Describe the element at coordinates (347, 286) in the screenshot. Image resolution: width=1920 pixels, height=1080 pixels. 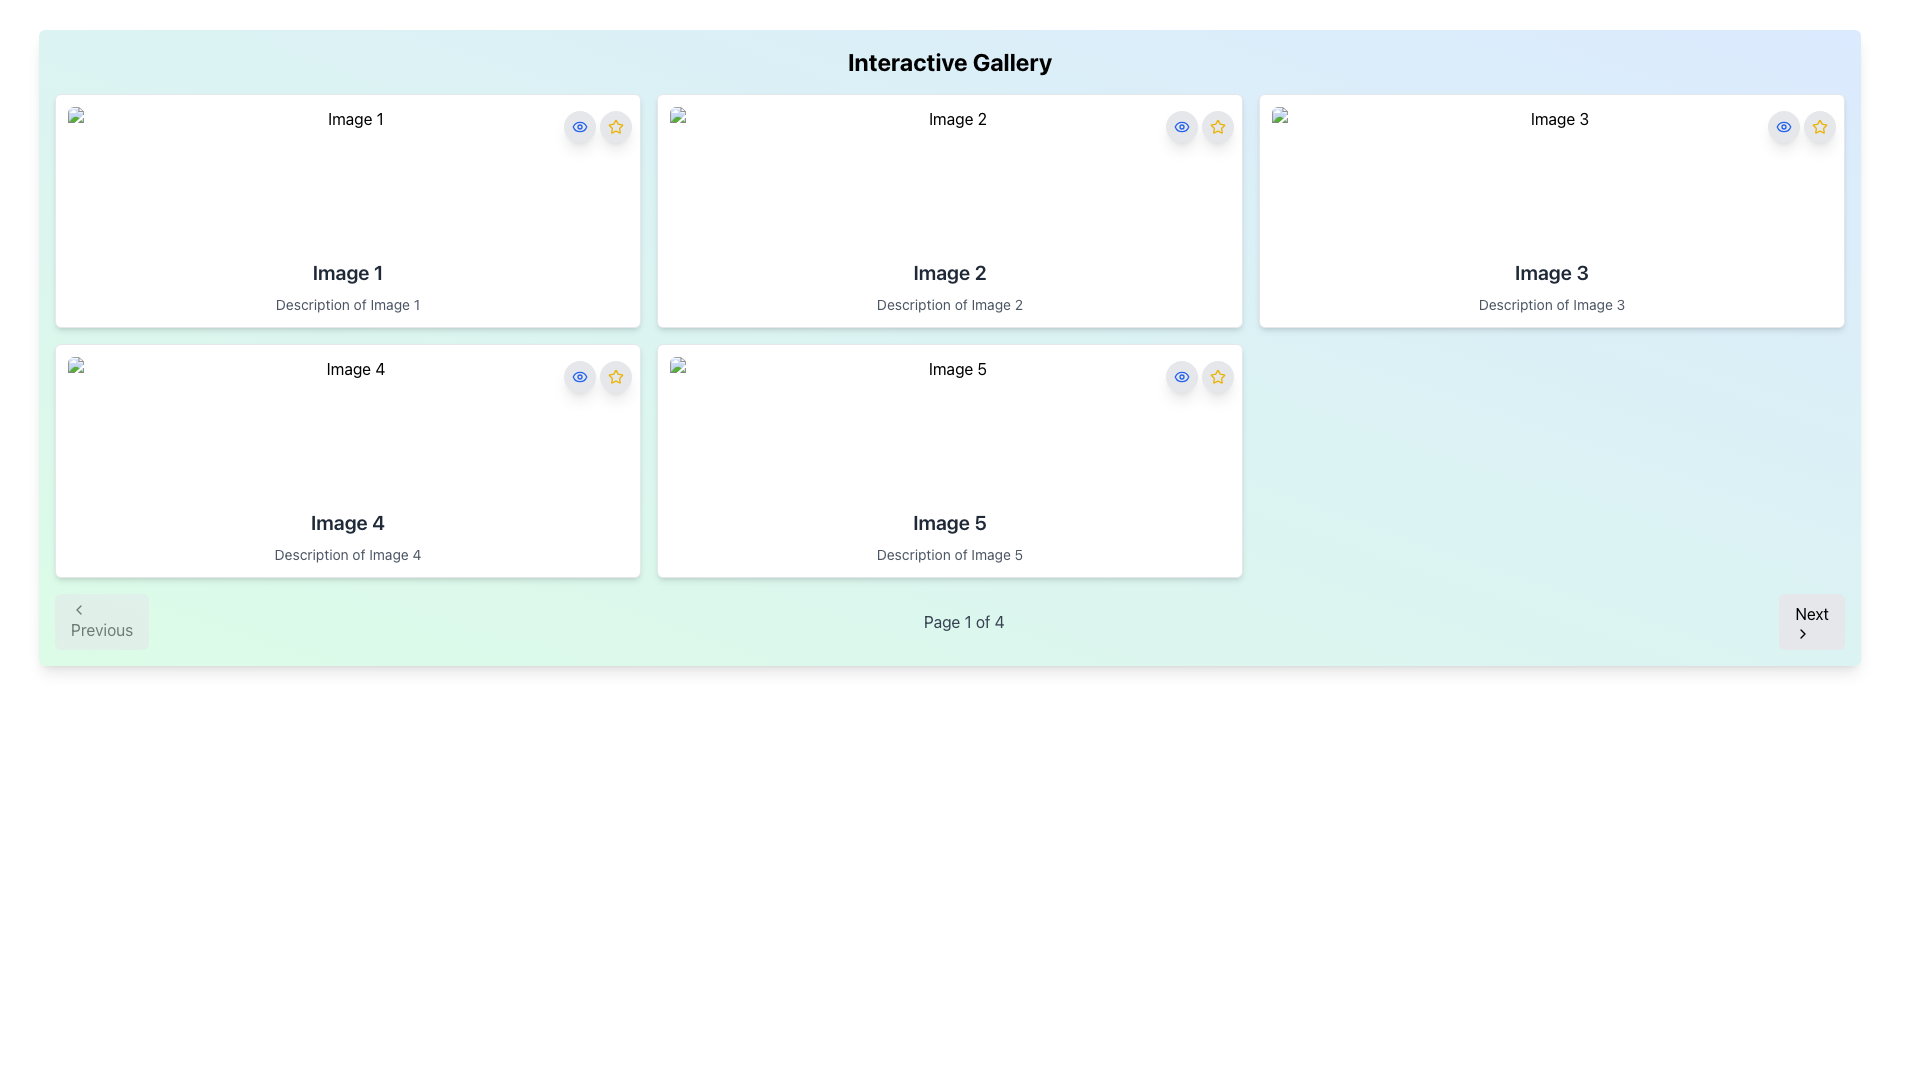
I see `title and description text content located in the central area of the first card in the top left row of the gallery` at that location.